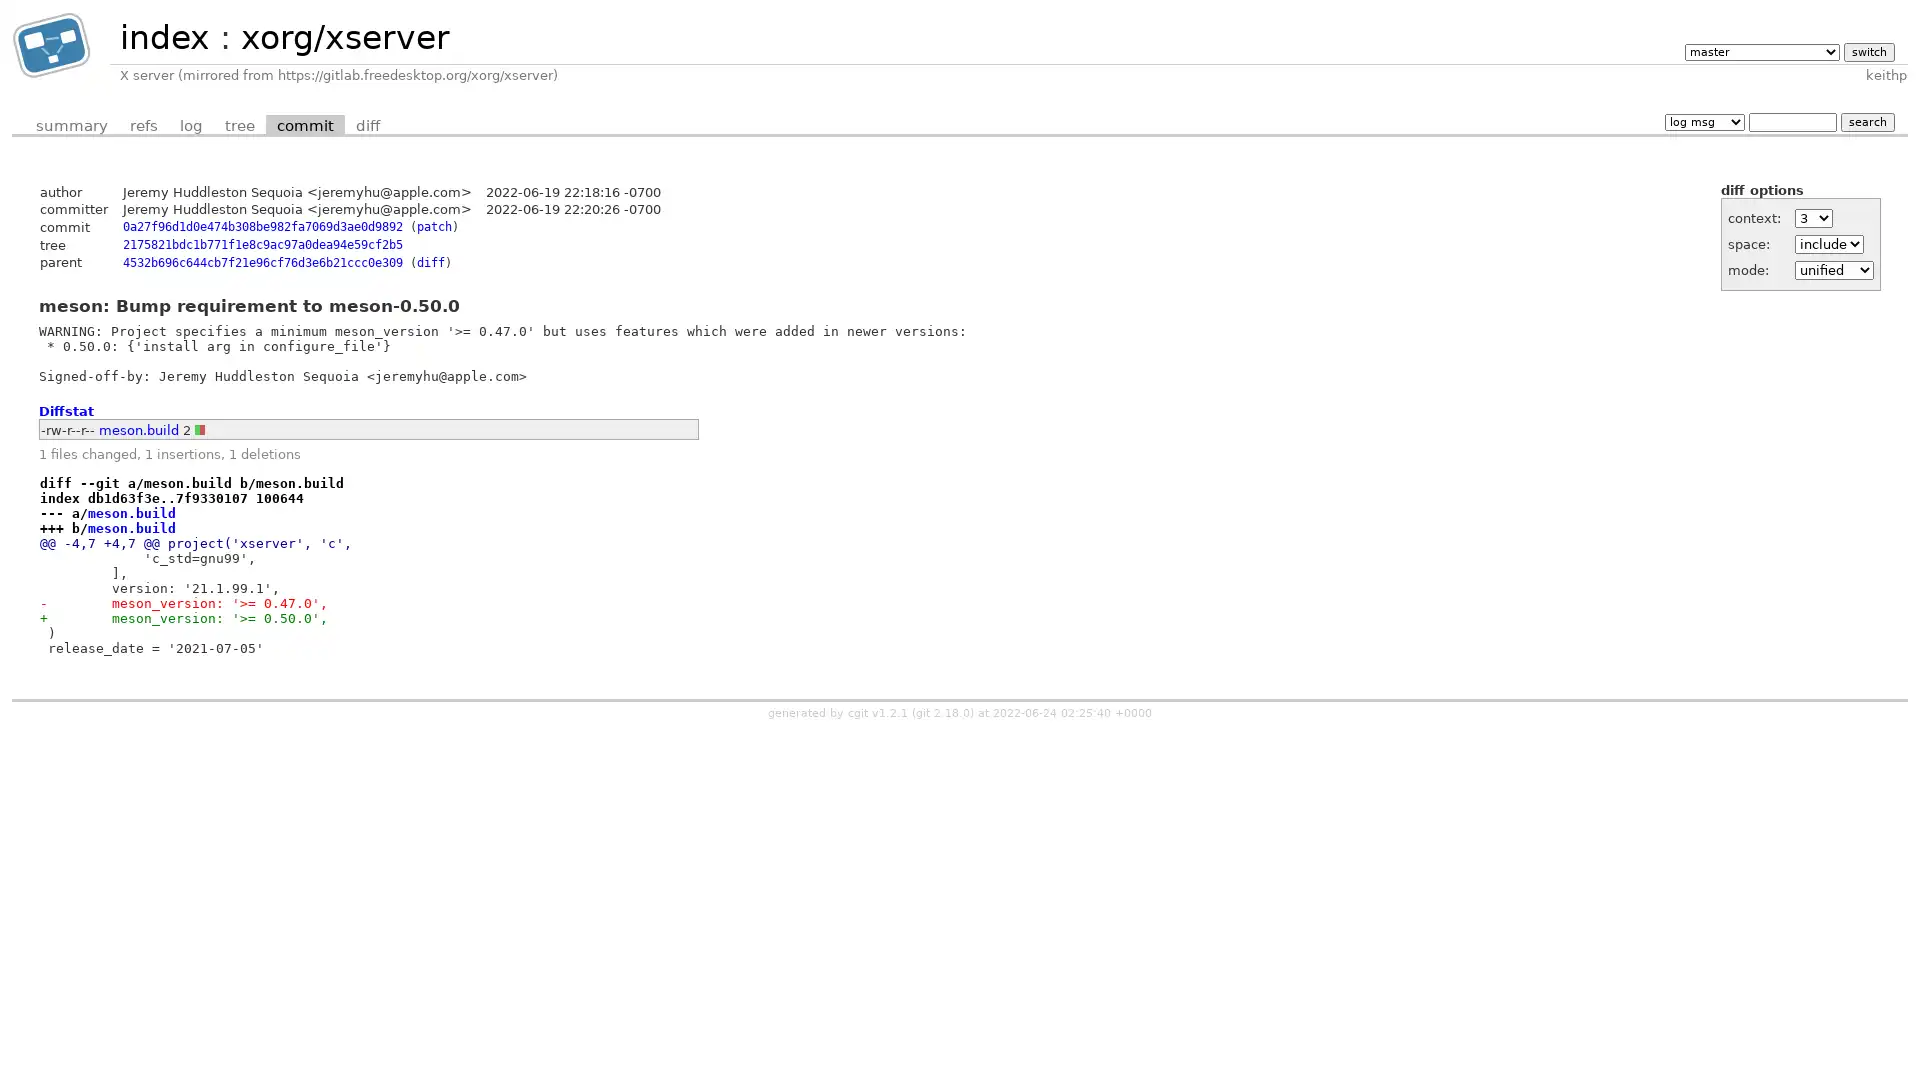 The width and height of the screenshot is (1920, 1080). Describe the element at coordinates (1867, 50) in the screenshot. I see `switch` at that location.